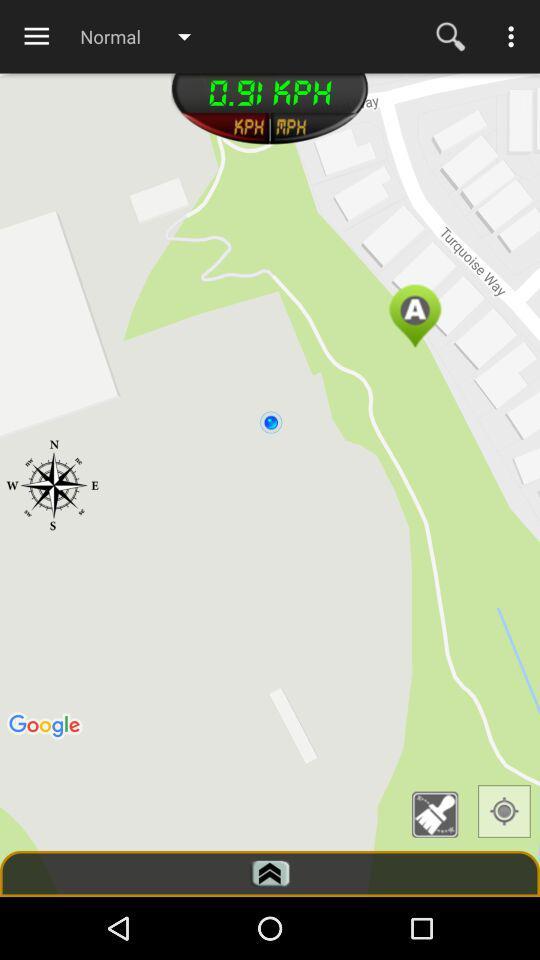 This screenshot has width=540, height=960. Describe the element at coordinates (223, 127) in the screenshot. I see `unit of measure selection` at that location.